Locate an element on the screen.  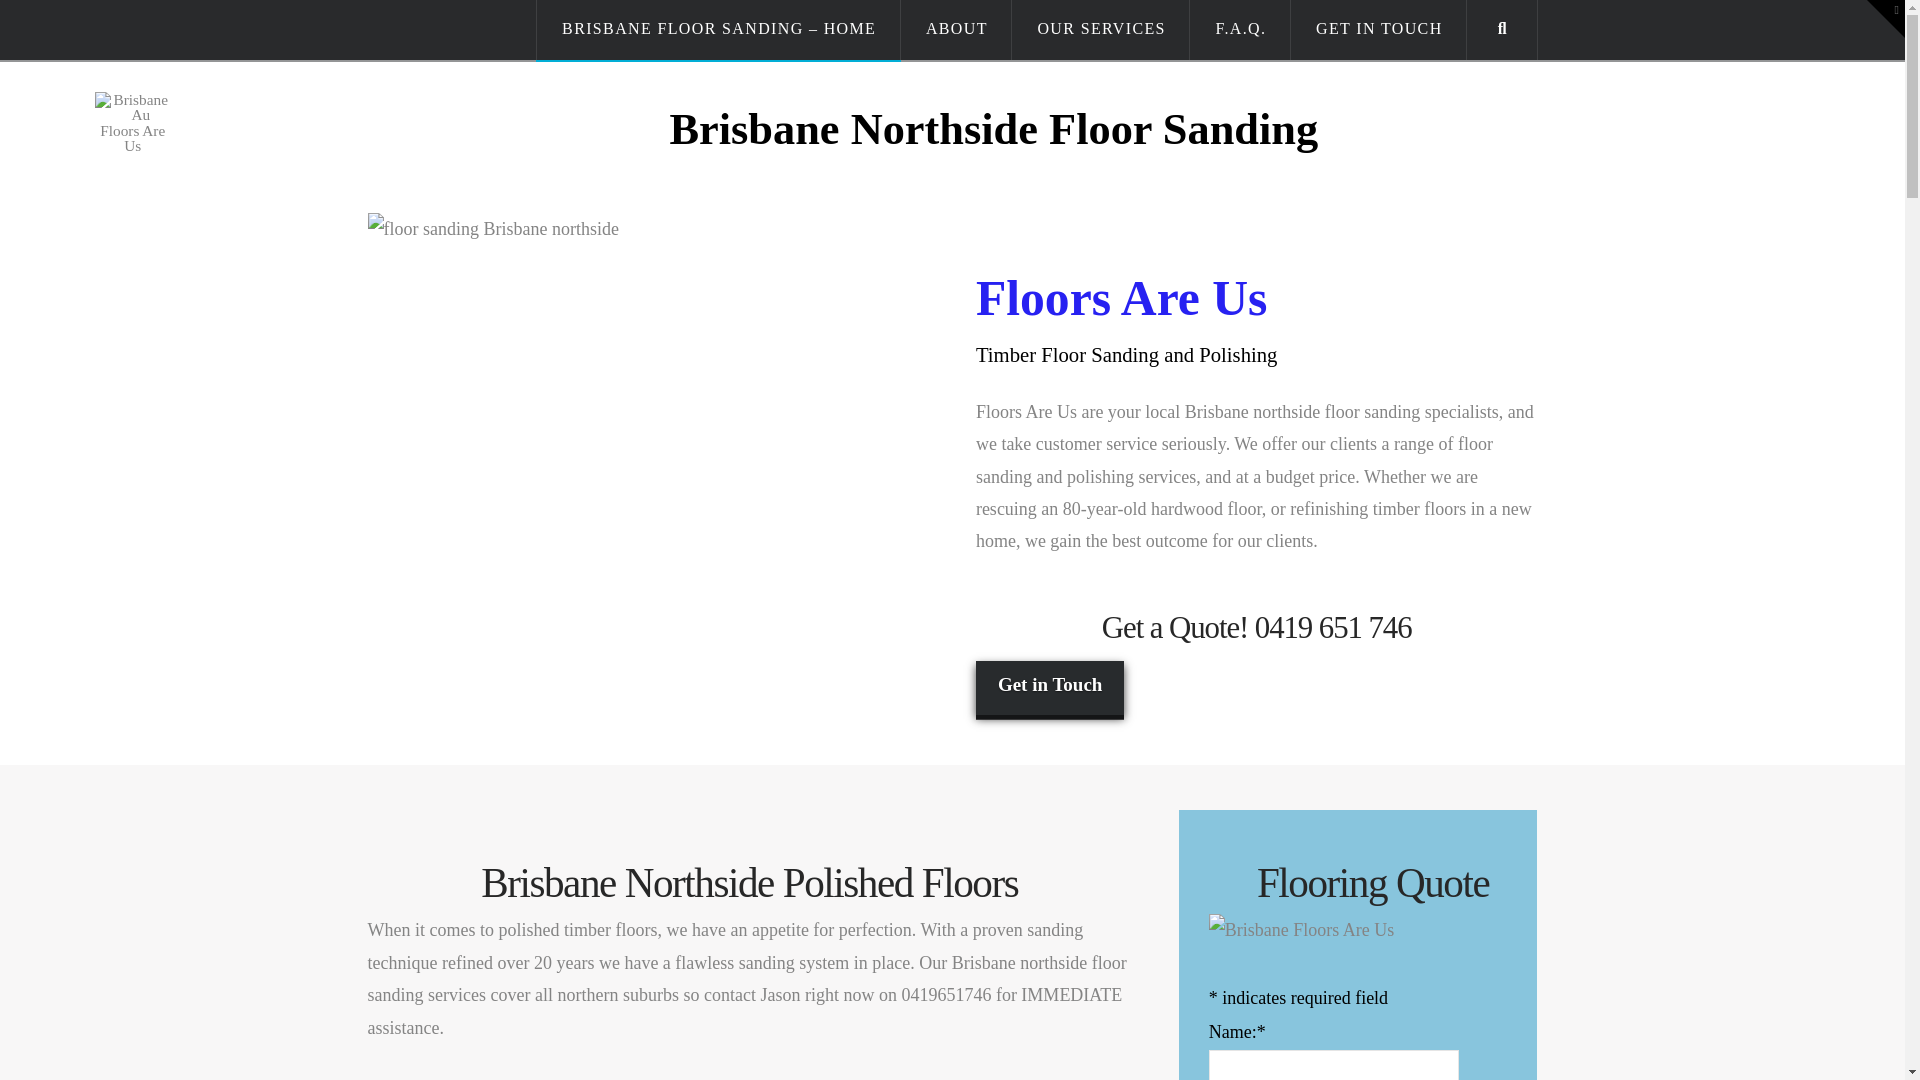
'Toggle the Widgetbar' is located at coordinates (1885, 19).